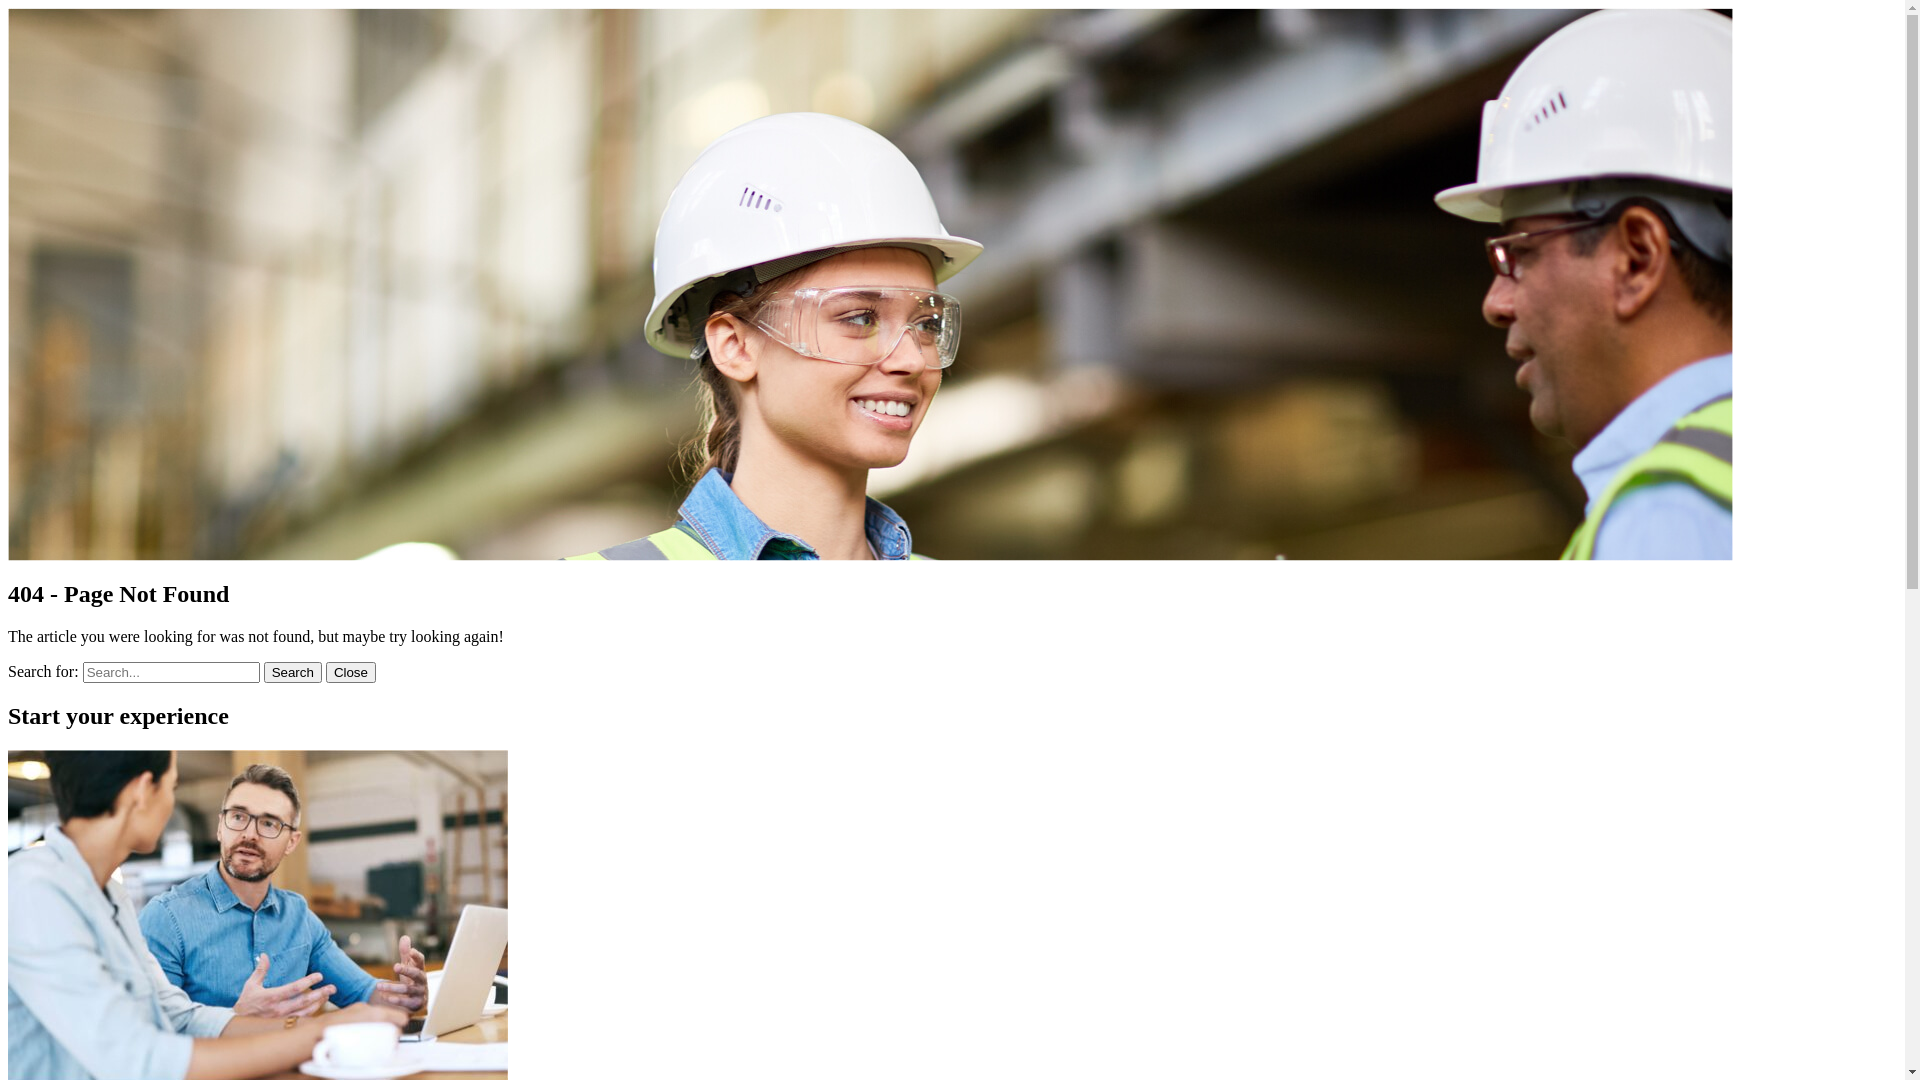 Image resolution: width=1920 pixels, height=1080 pixels. Describe the element at coordinates (291, 672) in the screenshot. I see `'Search'` at that location.